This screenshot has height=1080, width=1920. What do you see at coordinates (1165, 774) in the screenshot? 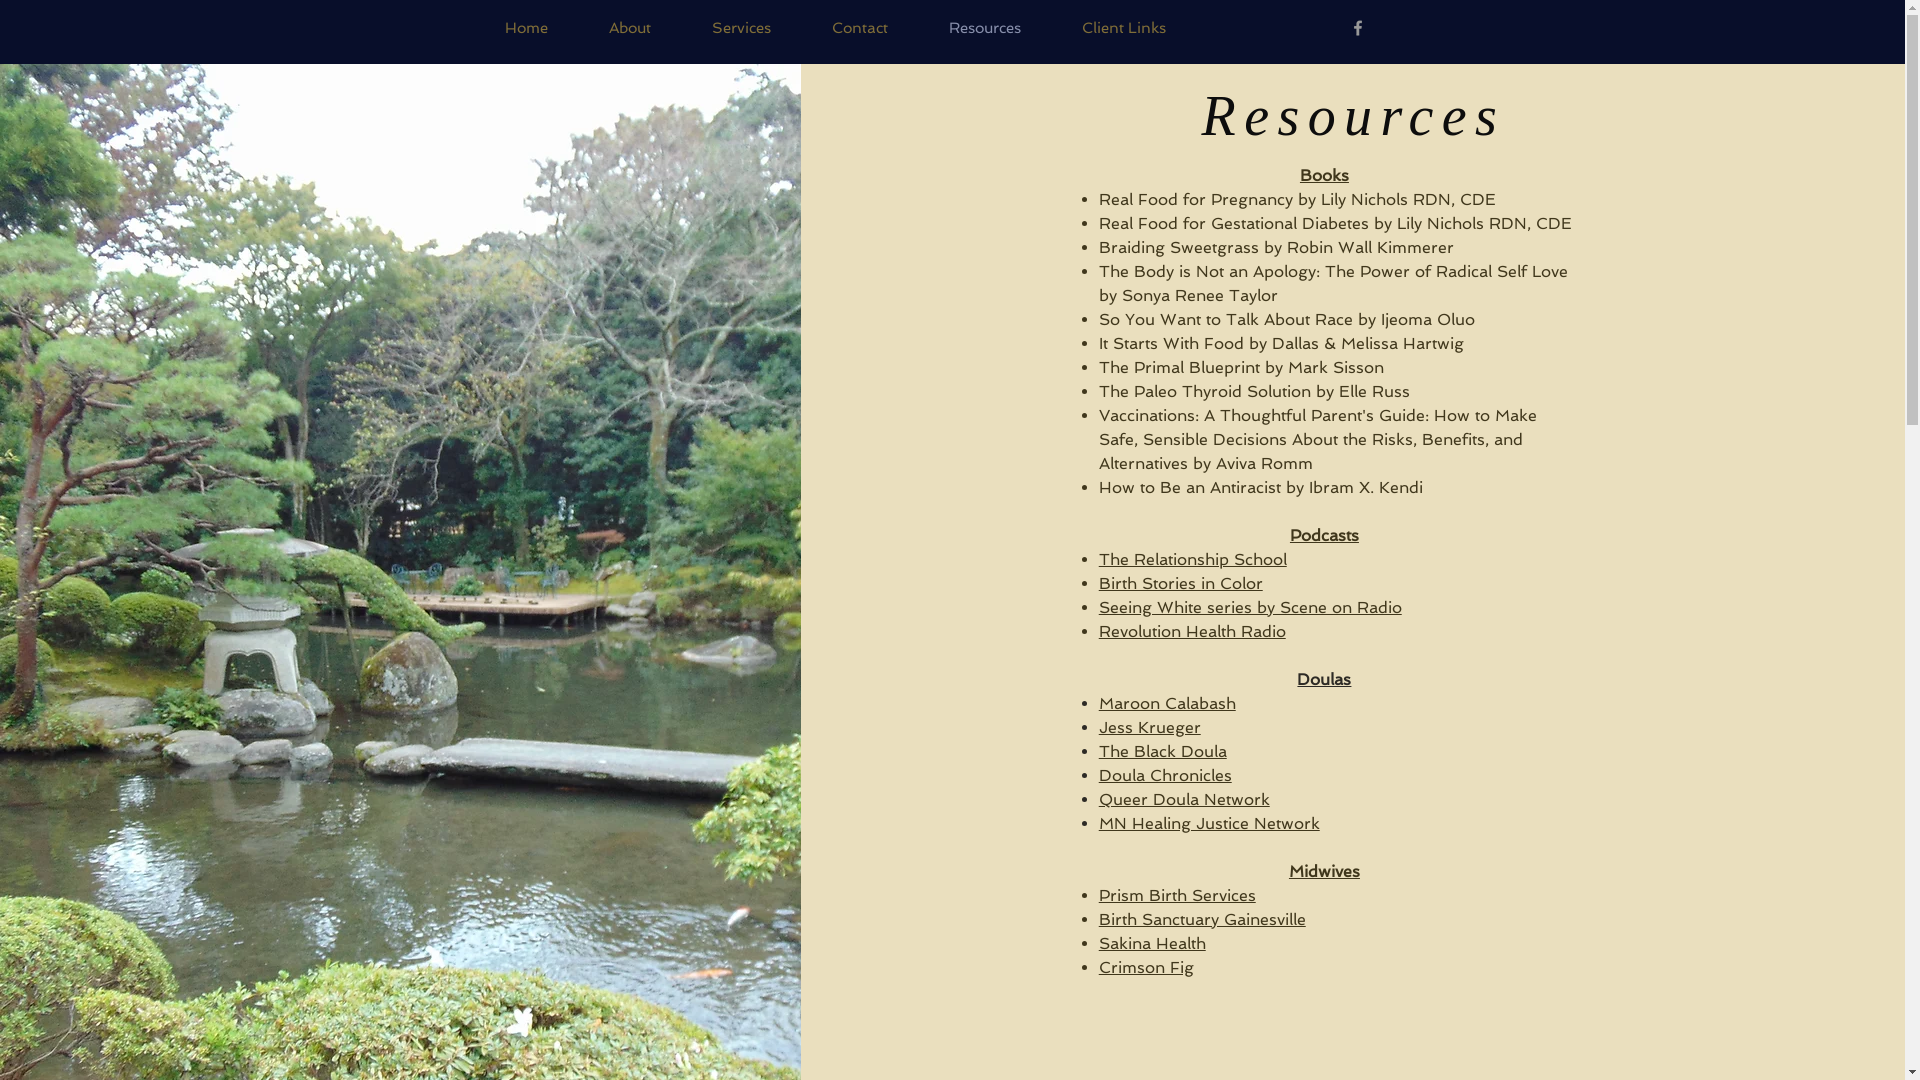
I see `'Doula Chronicles'` at bounding box center [1165, 774].